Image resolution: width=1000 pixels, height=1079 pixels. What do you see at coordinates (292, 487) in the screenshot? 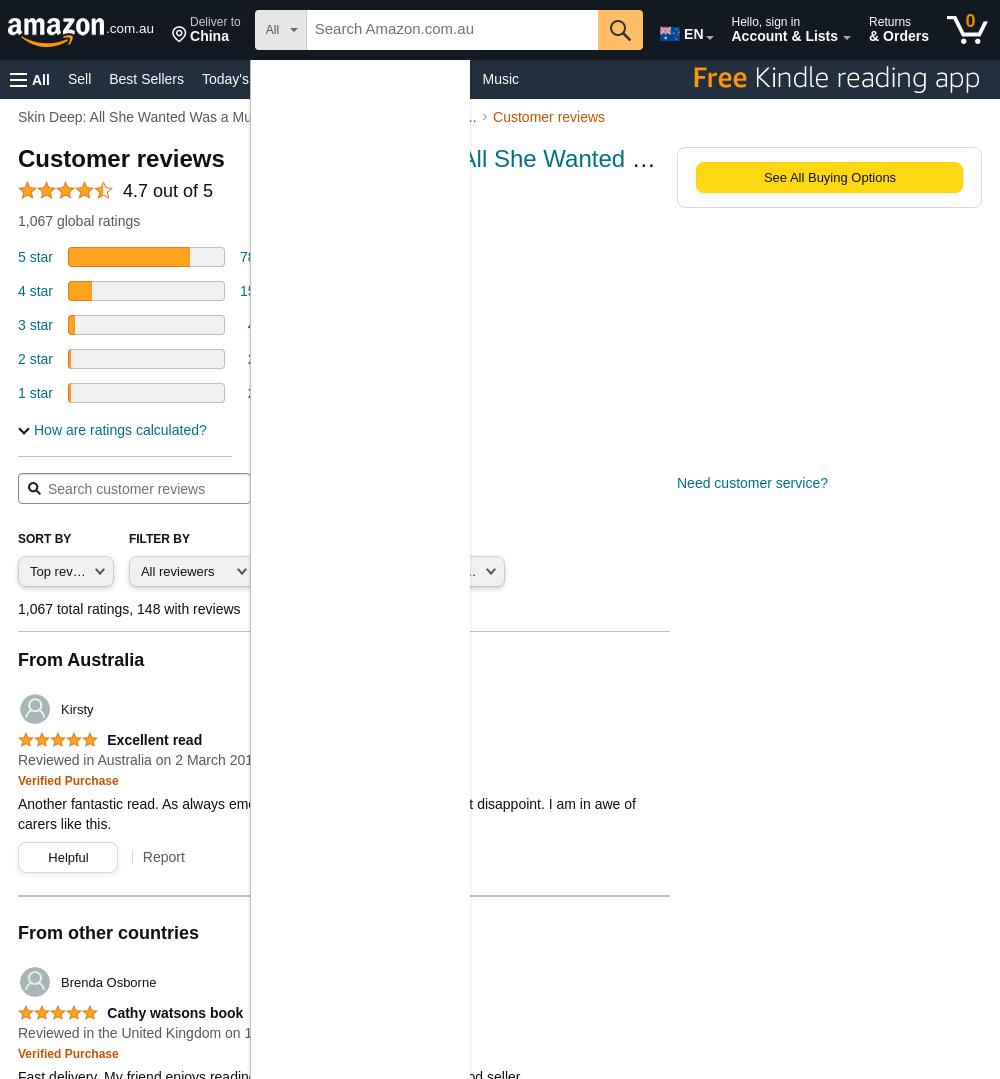
I see `'Search'` at bounding box center [292, 487].